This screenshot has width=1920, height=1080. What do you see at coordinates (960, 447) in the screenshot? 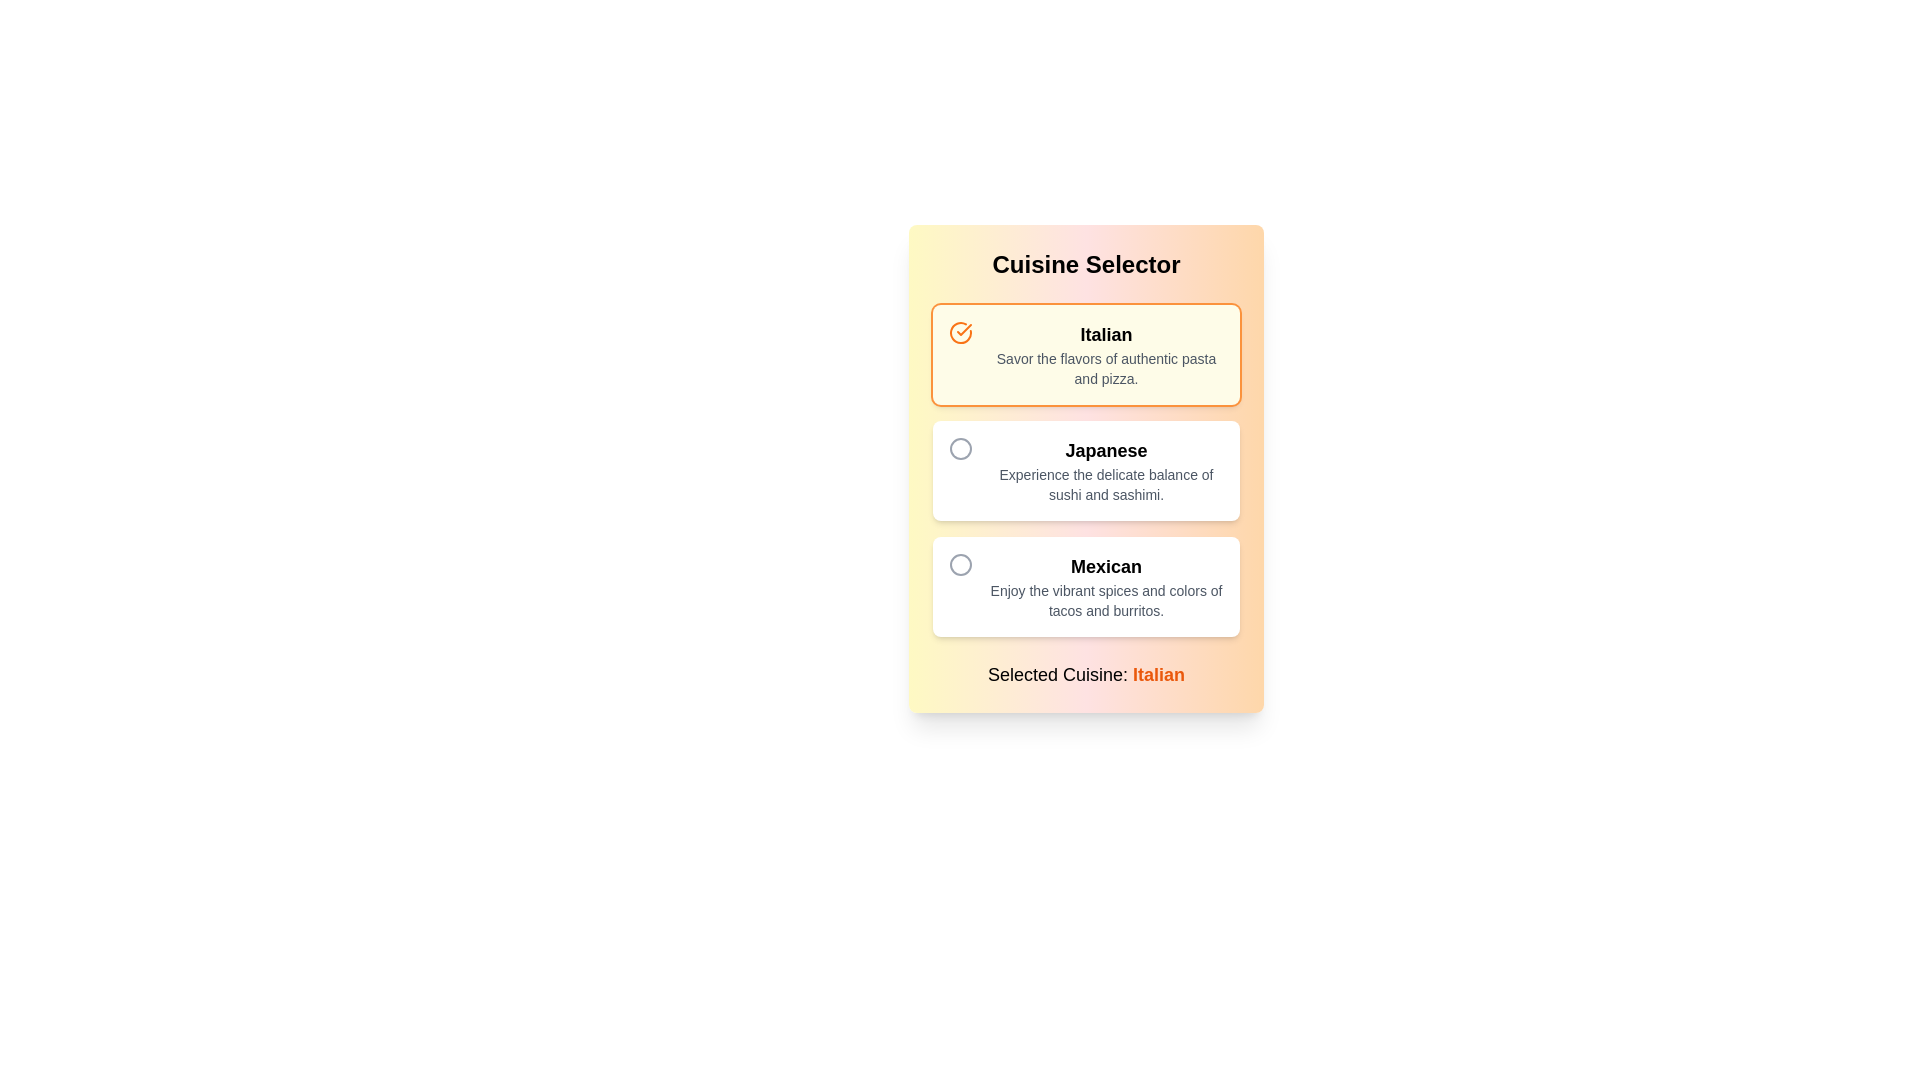
I see `the selection indicator circle for the 'Mexican' item in the 'Cuisine Selector' interface, which visually represents its selected or unselected state` at bounding box center [960, 447].